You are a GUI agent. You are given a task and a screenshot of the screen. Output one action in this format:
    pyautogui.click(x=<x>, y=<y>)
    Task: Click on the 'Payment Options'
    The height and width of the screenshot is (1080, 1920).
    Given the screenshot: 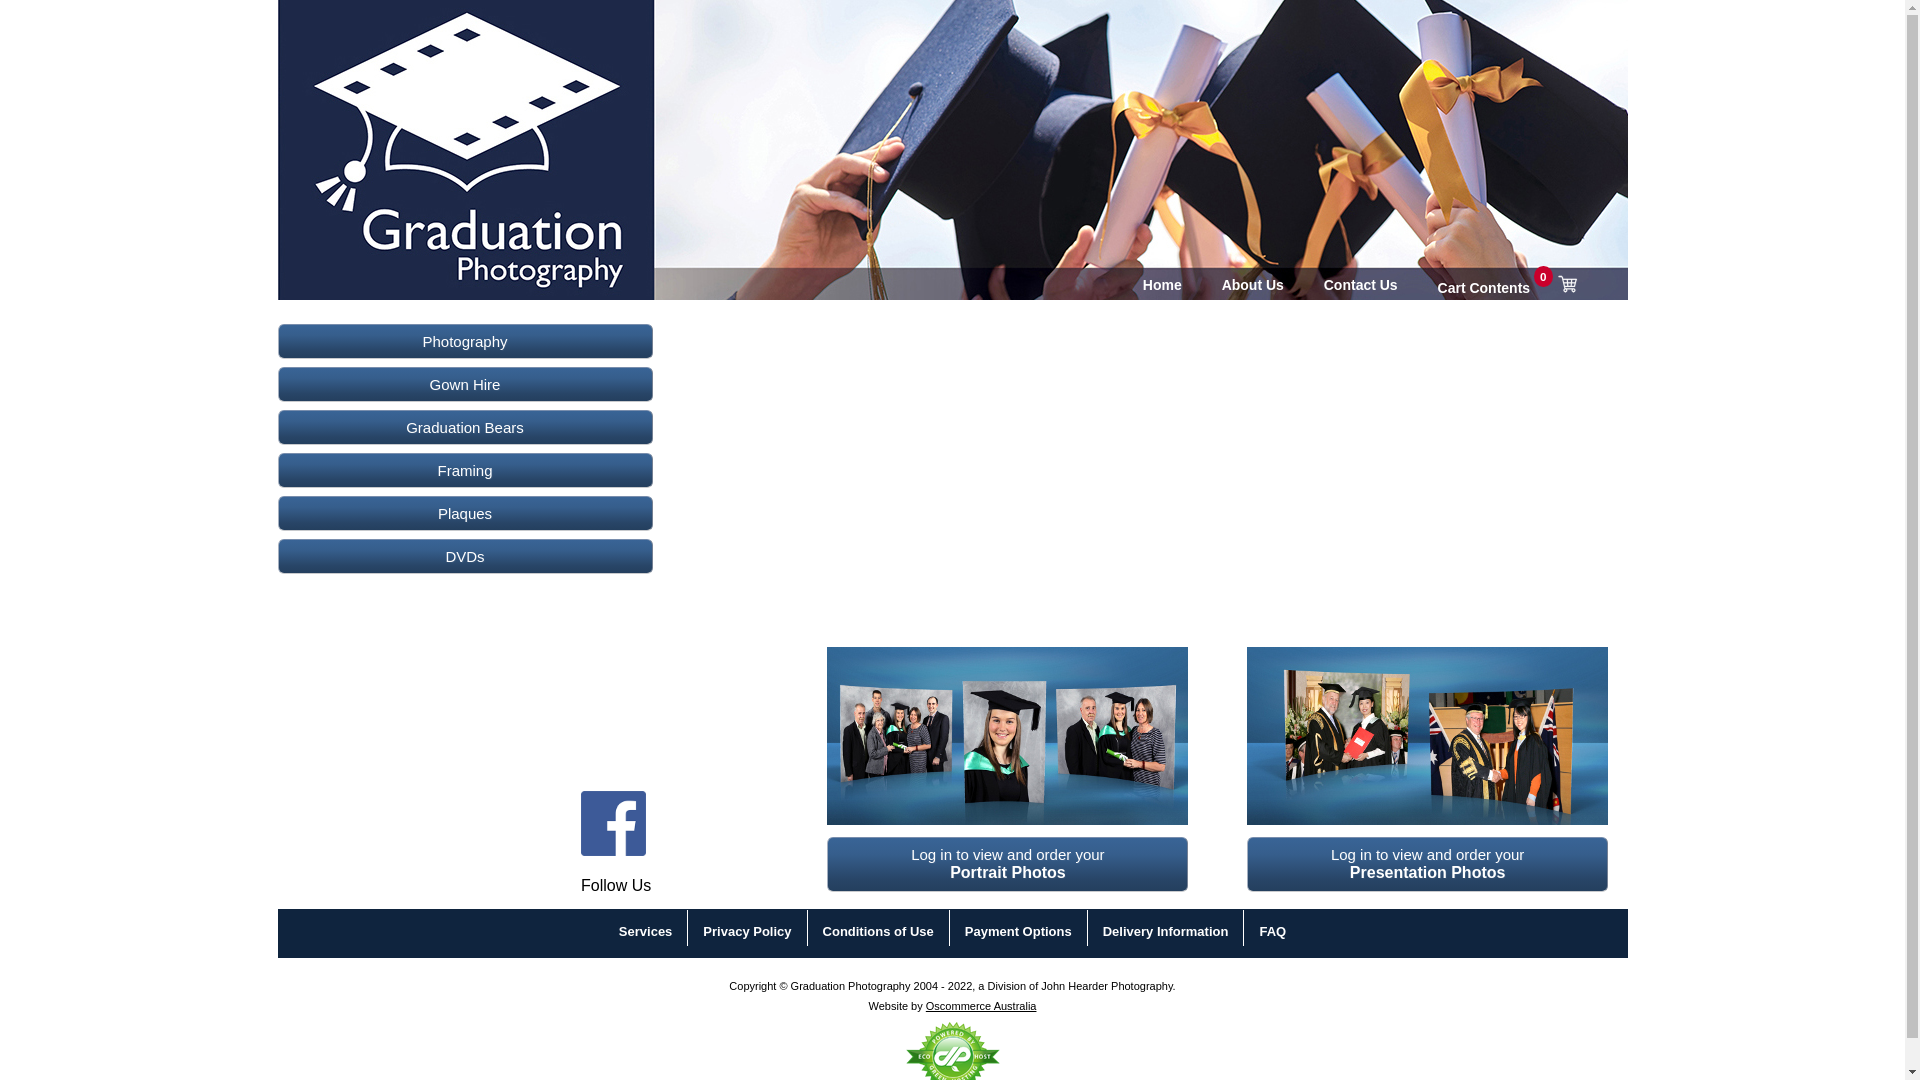 What is the action you would take?
    pyautogui.click(x=1018, y=931)
    